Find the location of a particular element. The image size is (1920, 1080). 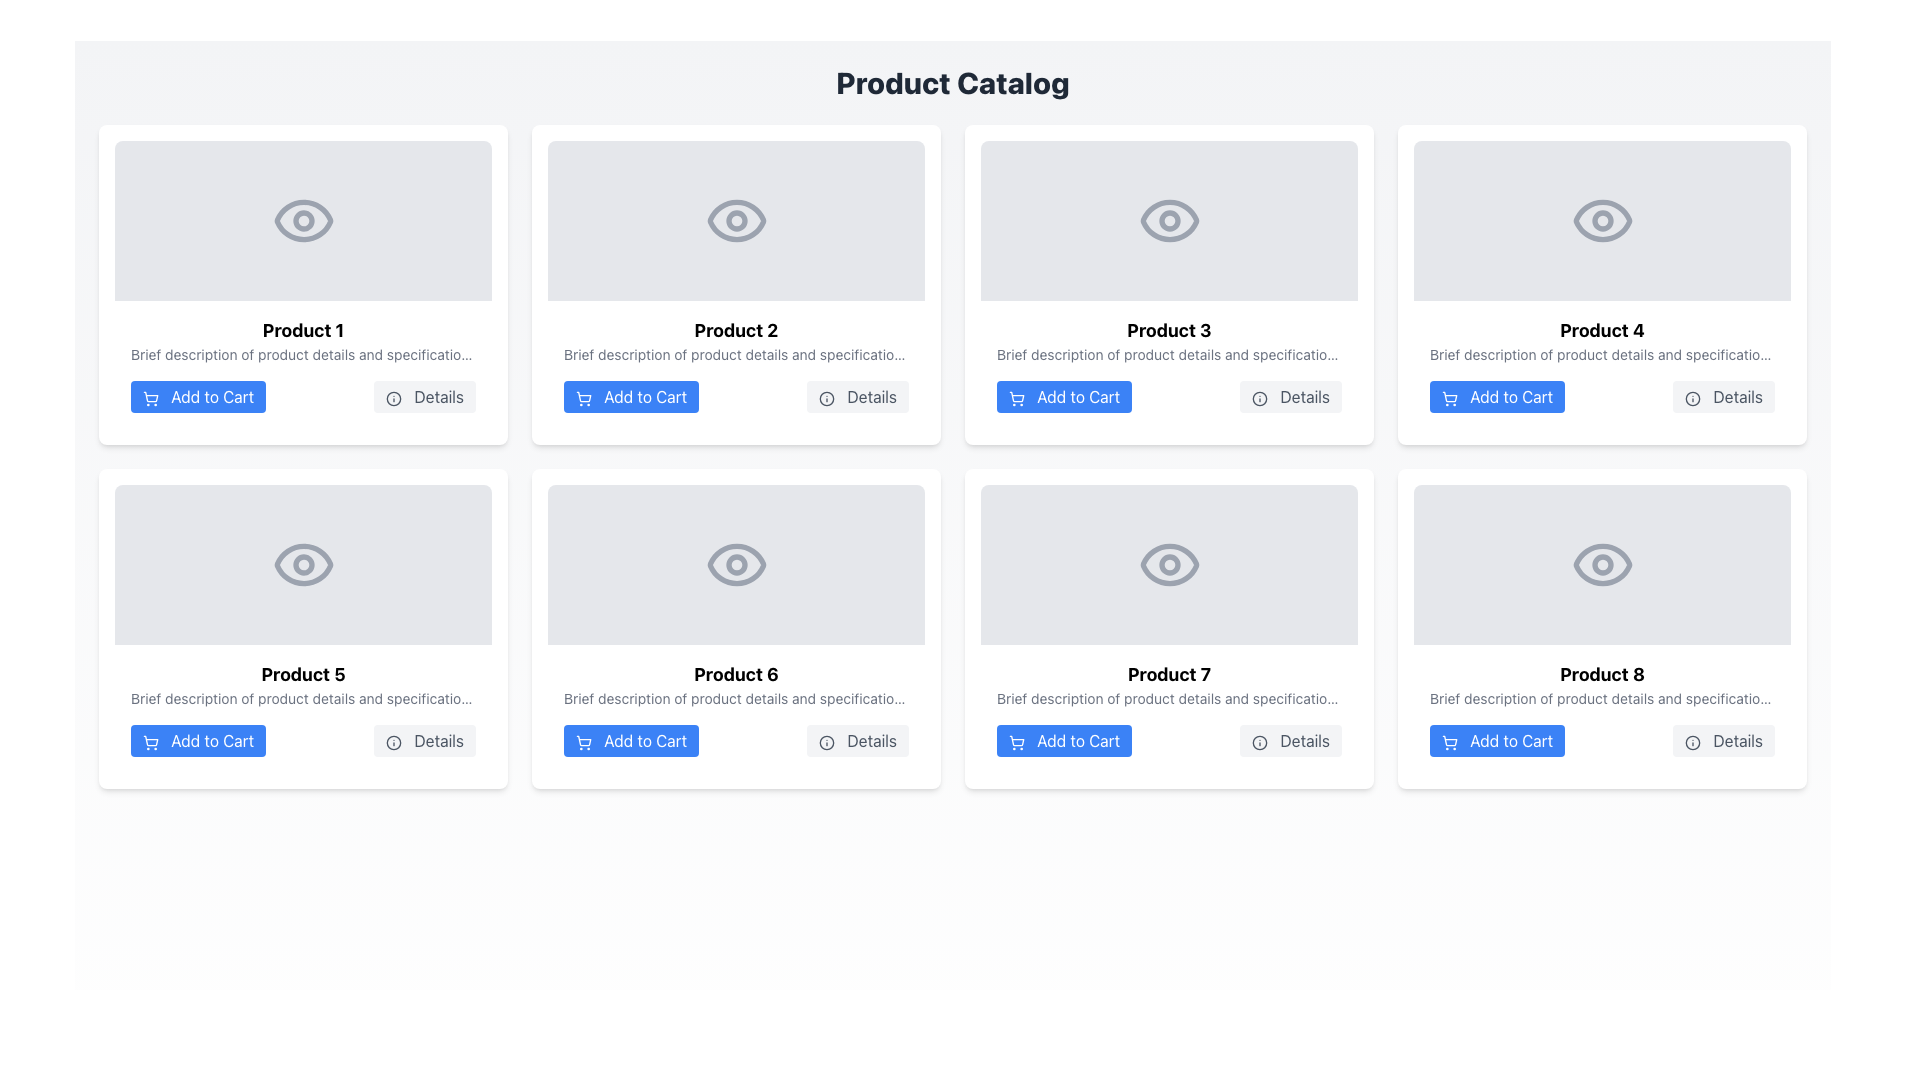

the information icon within the 'Details' button located in the lower-right portion of the card for 'Product 6'. This icon is styled as a circle with an enclosed 'i' and is associated with the product in the second row and second column of the grid layout is located at coordinates (827, 742).